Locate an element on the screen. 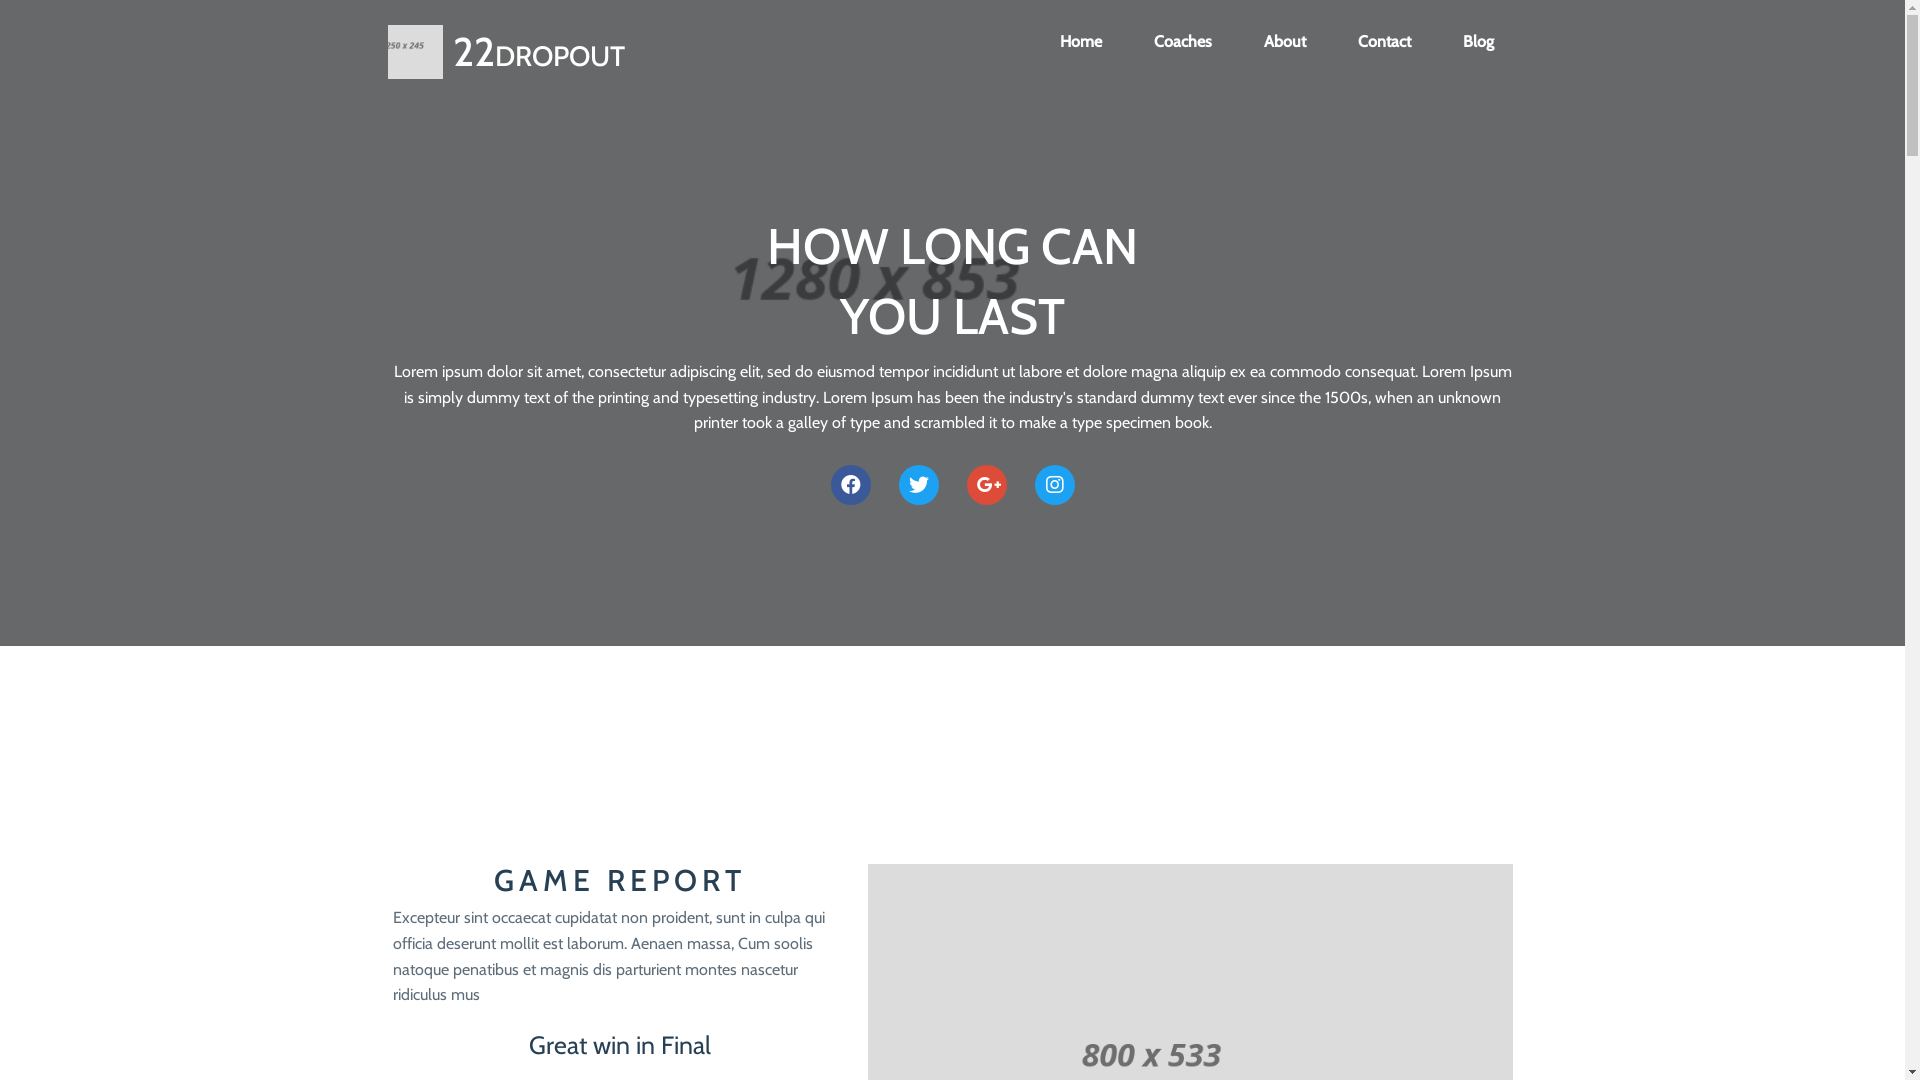 This screenshot has height=1080, width=1920. 'Home' is located at coordinates (1079, 42).